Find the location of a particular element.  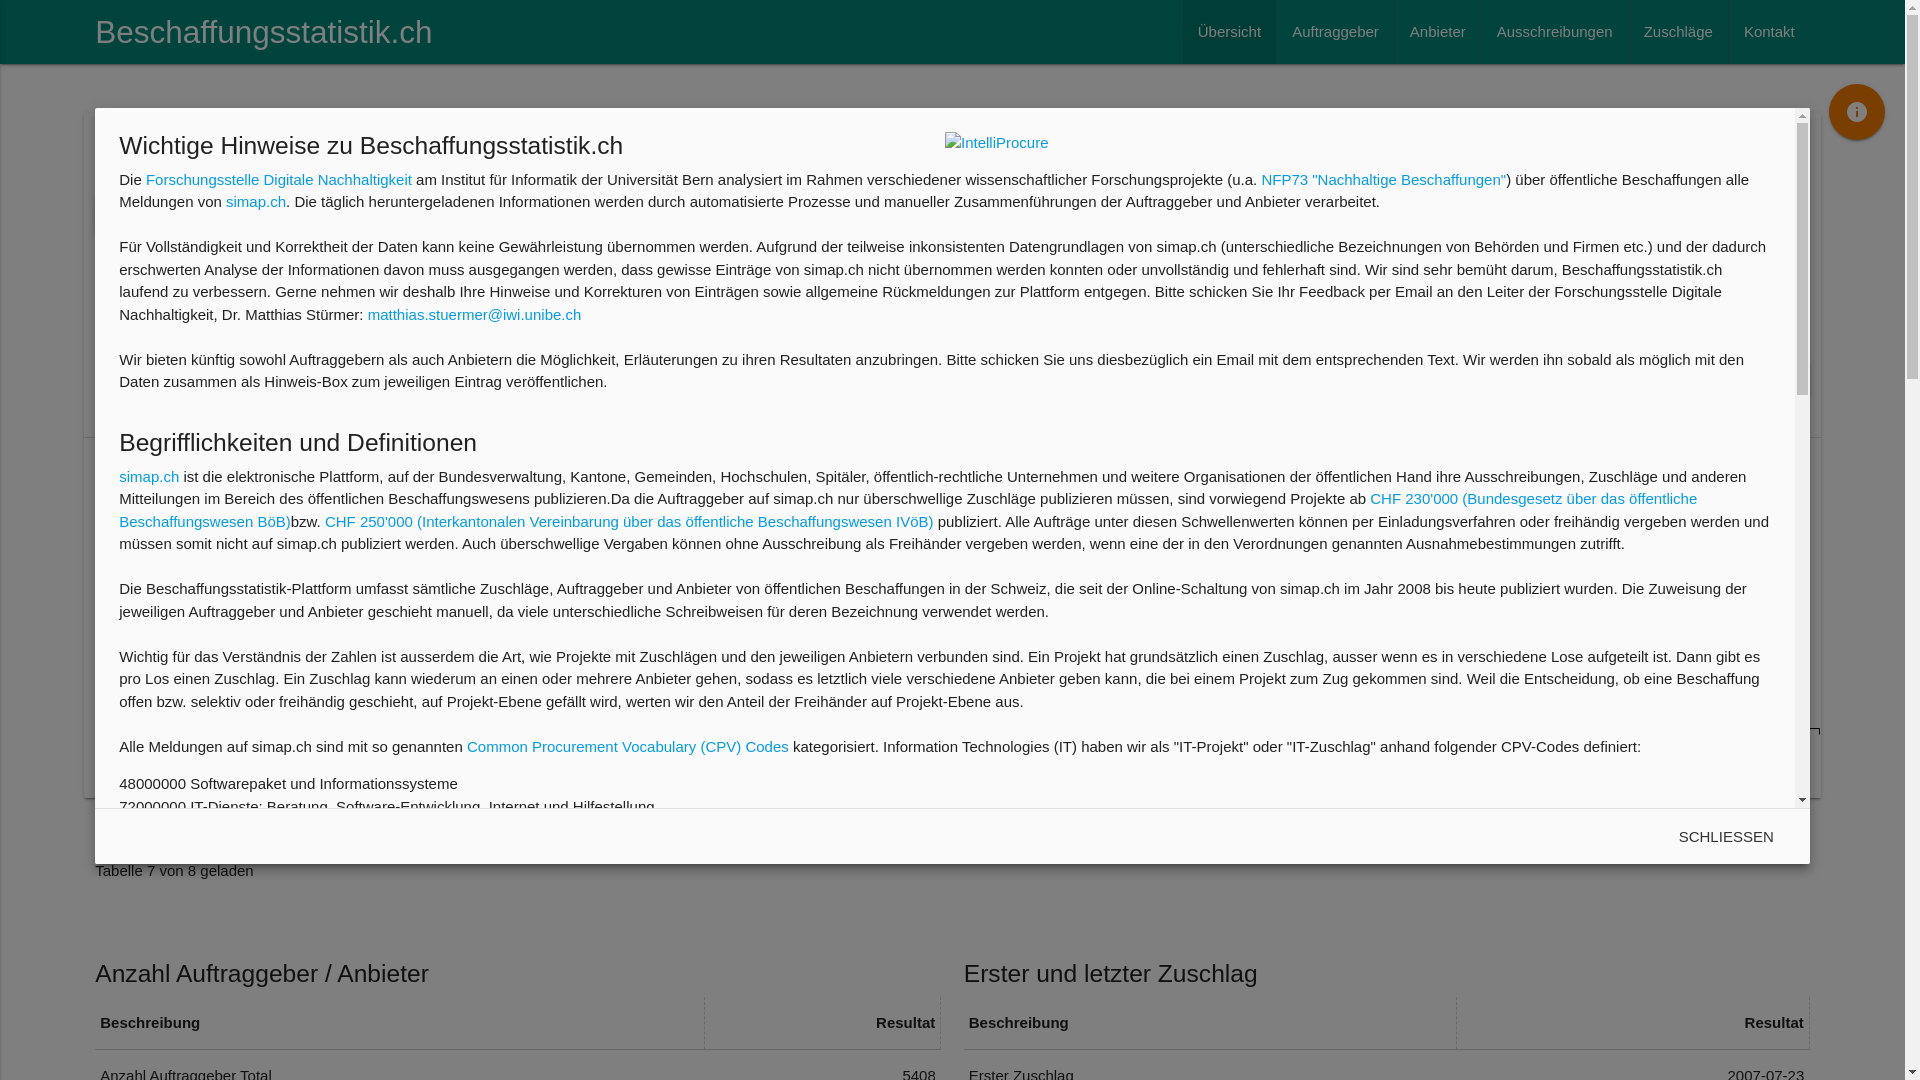

'Ausschreibungen' is located at coordinates (1554, 31).